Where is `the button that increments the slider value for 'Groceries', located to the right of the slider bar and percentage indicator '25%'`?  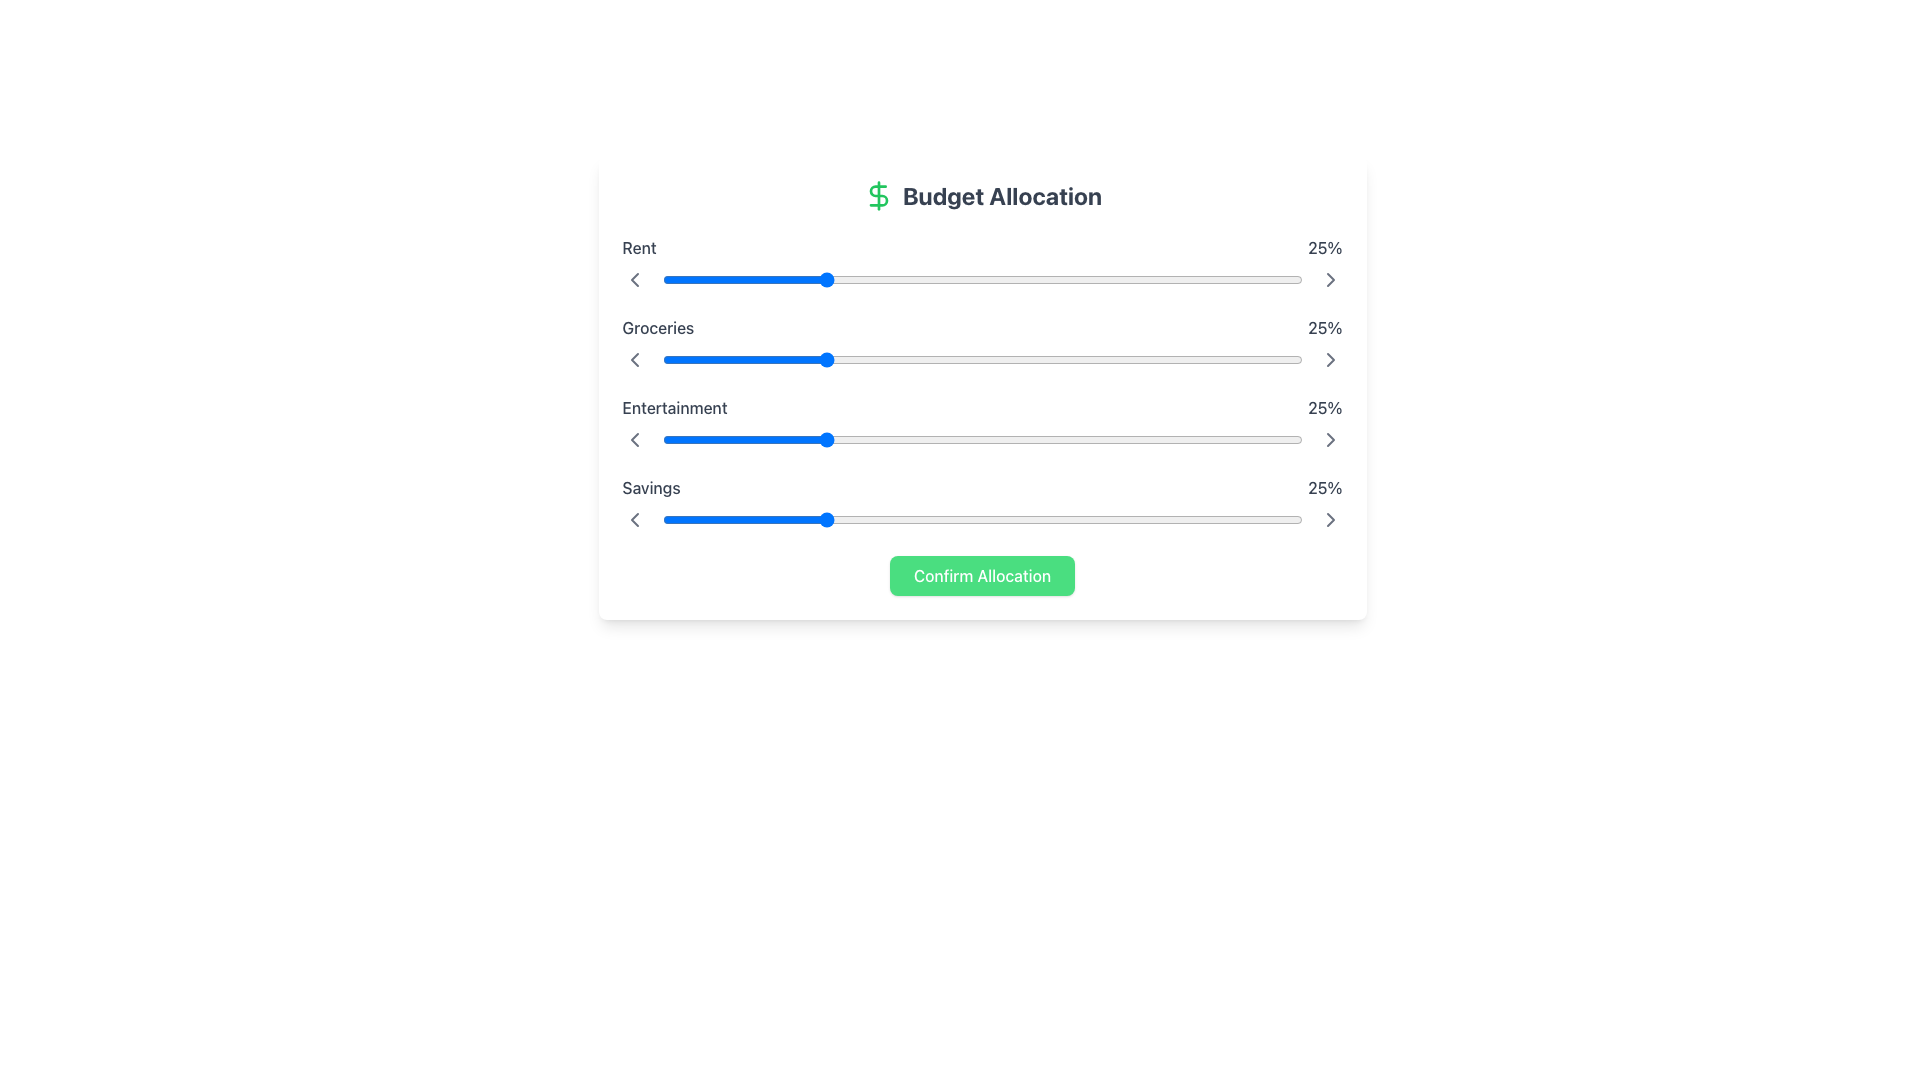
the button that increments the slider value for 'Groceries', located to the right of the slider bar and percentage indicator '25%' is located at coordinates (1330, 358).